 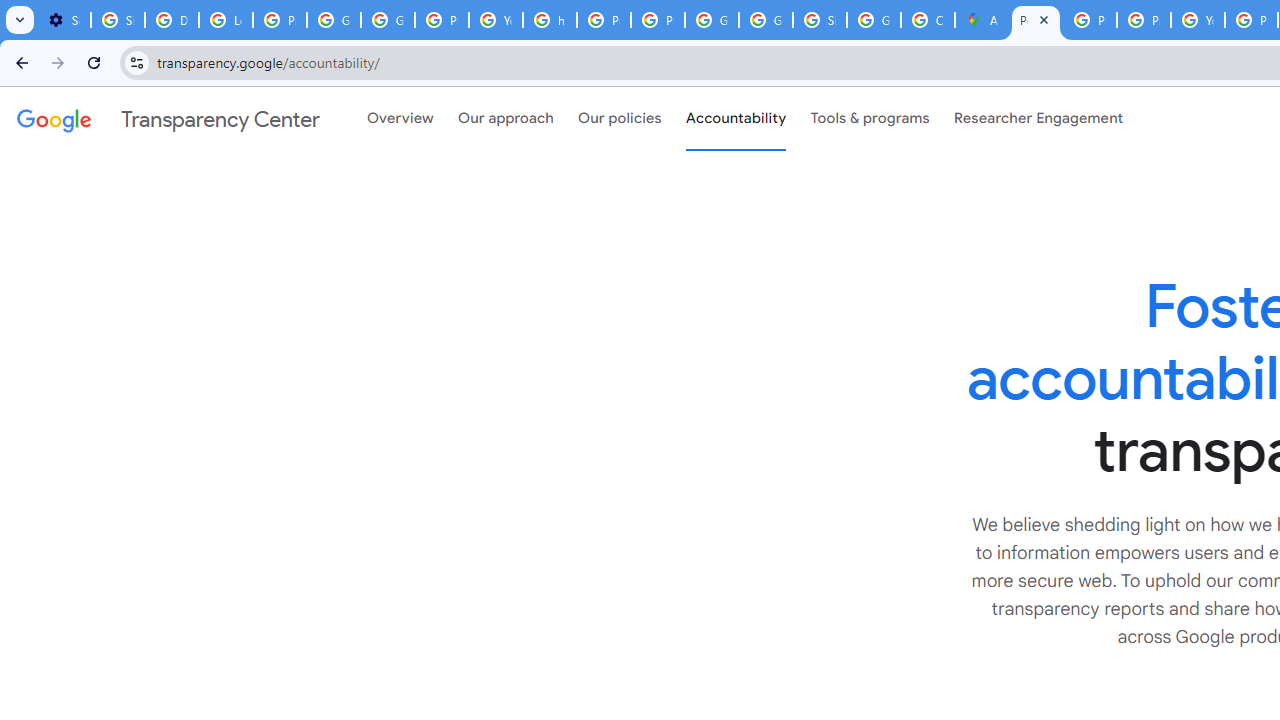 What do you see at coordinates (1036, 20) in the screenshot?
I see `'Policy Accountability and Transparency - Transparency Center'` at bounding box center [1036, 20].